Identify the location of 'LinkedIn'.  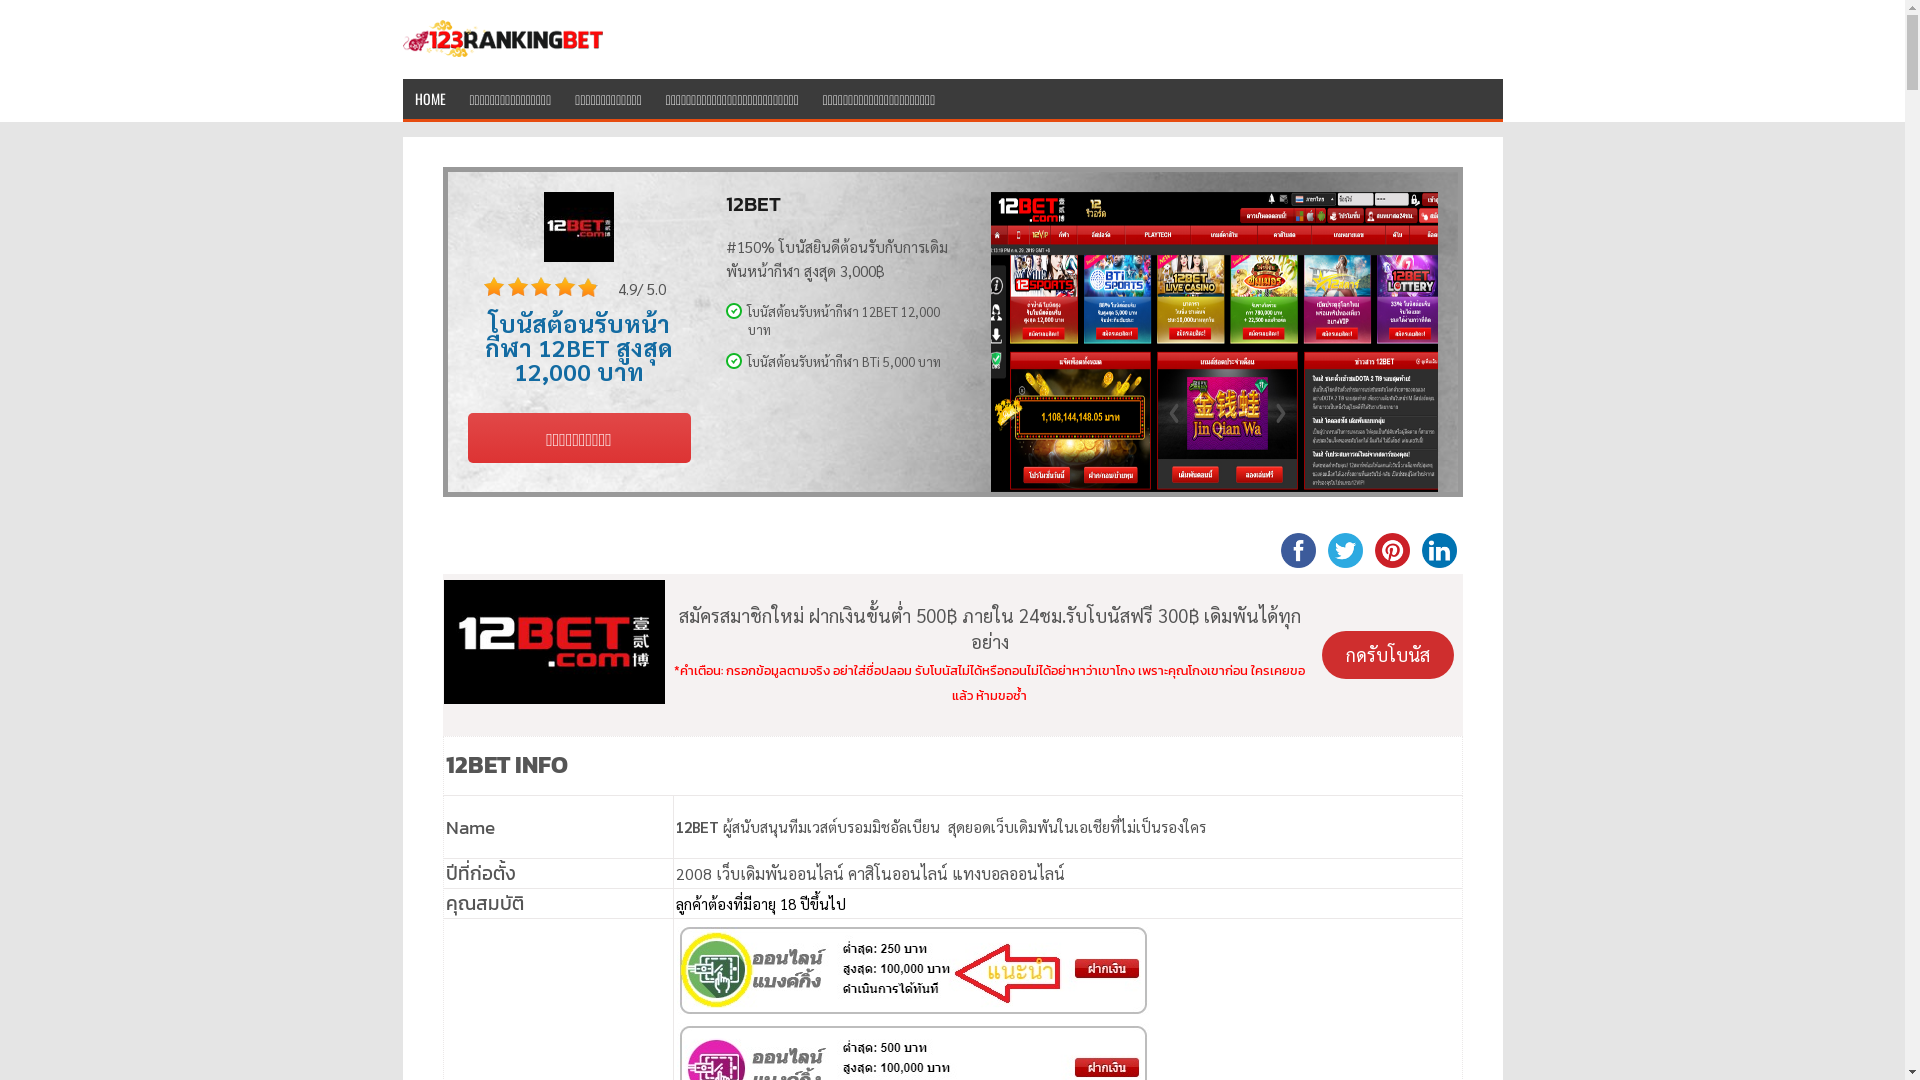
(1438, 549).